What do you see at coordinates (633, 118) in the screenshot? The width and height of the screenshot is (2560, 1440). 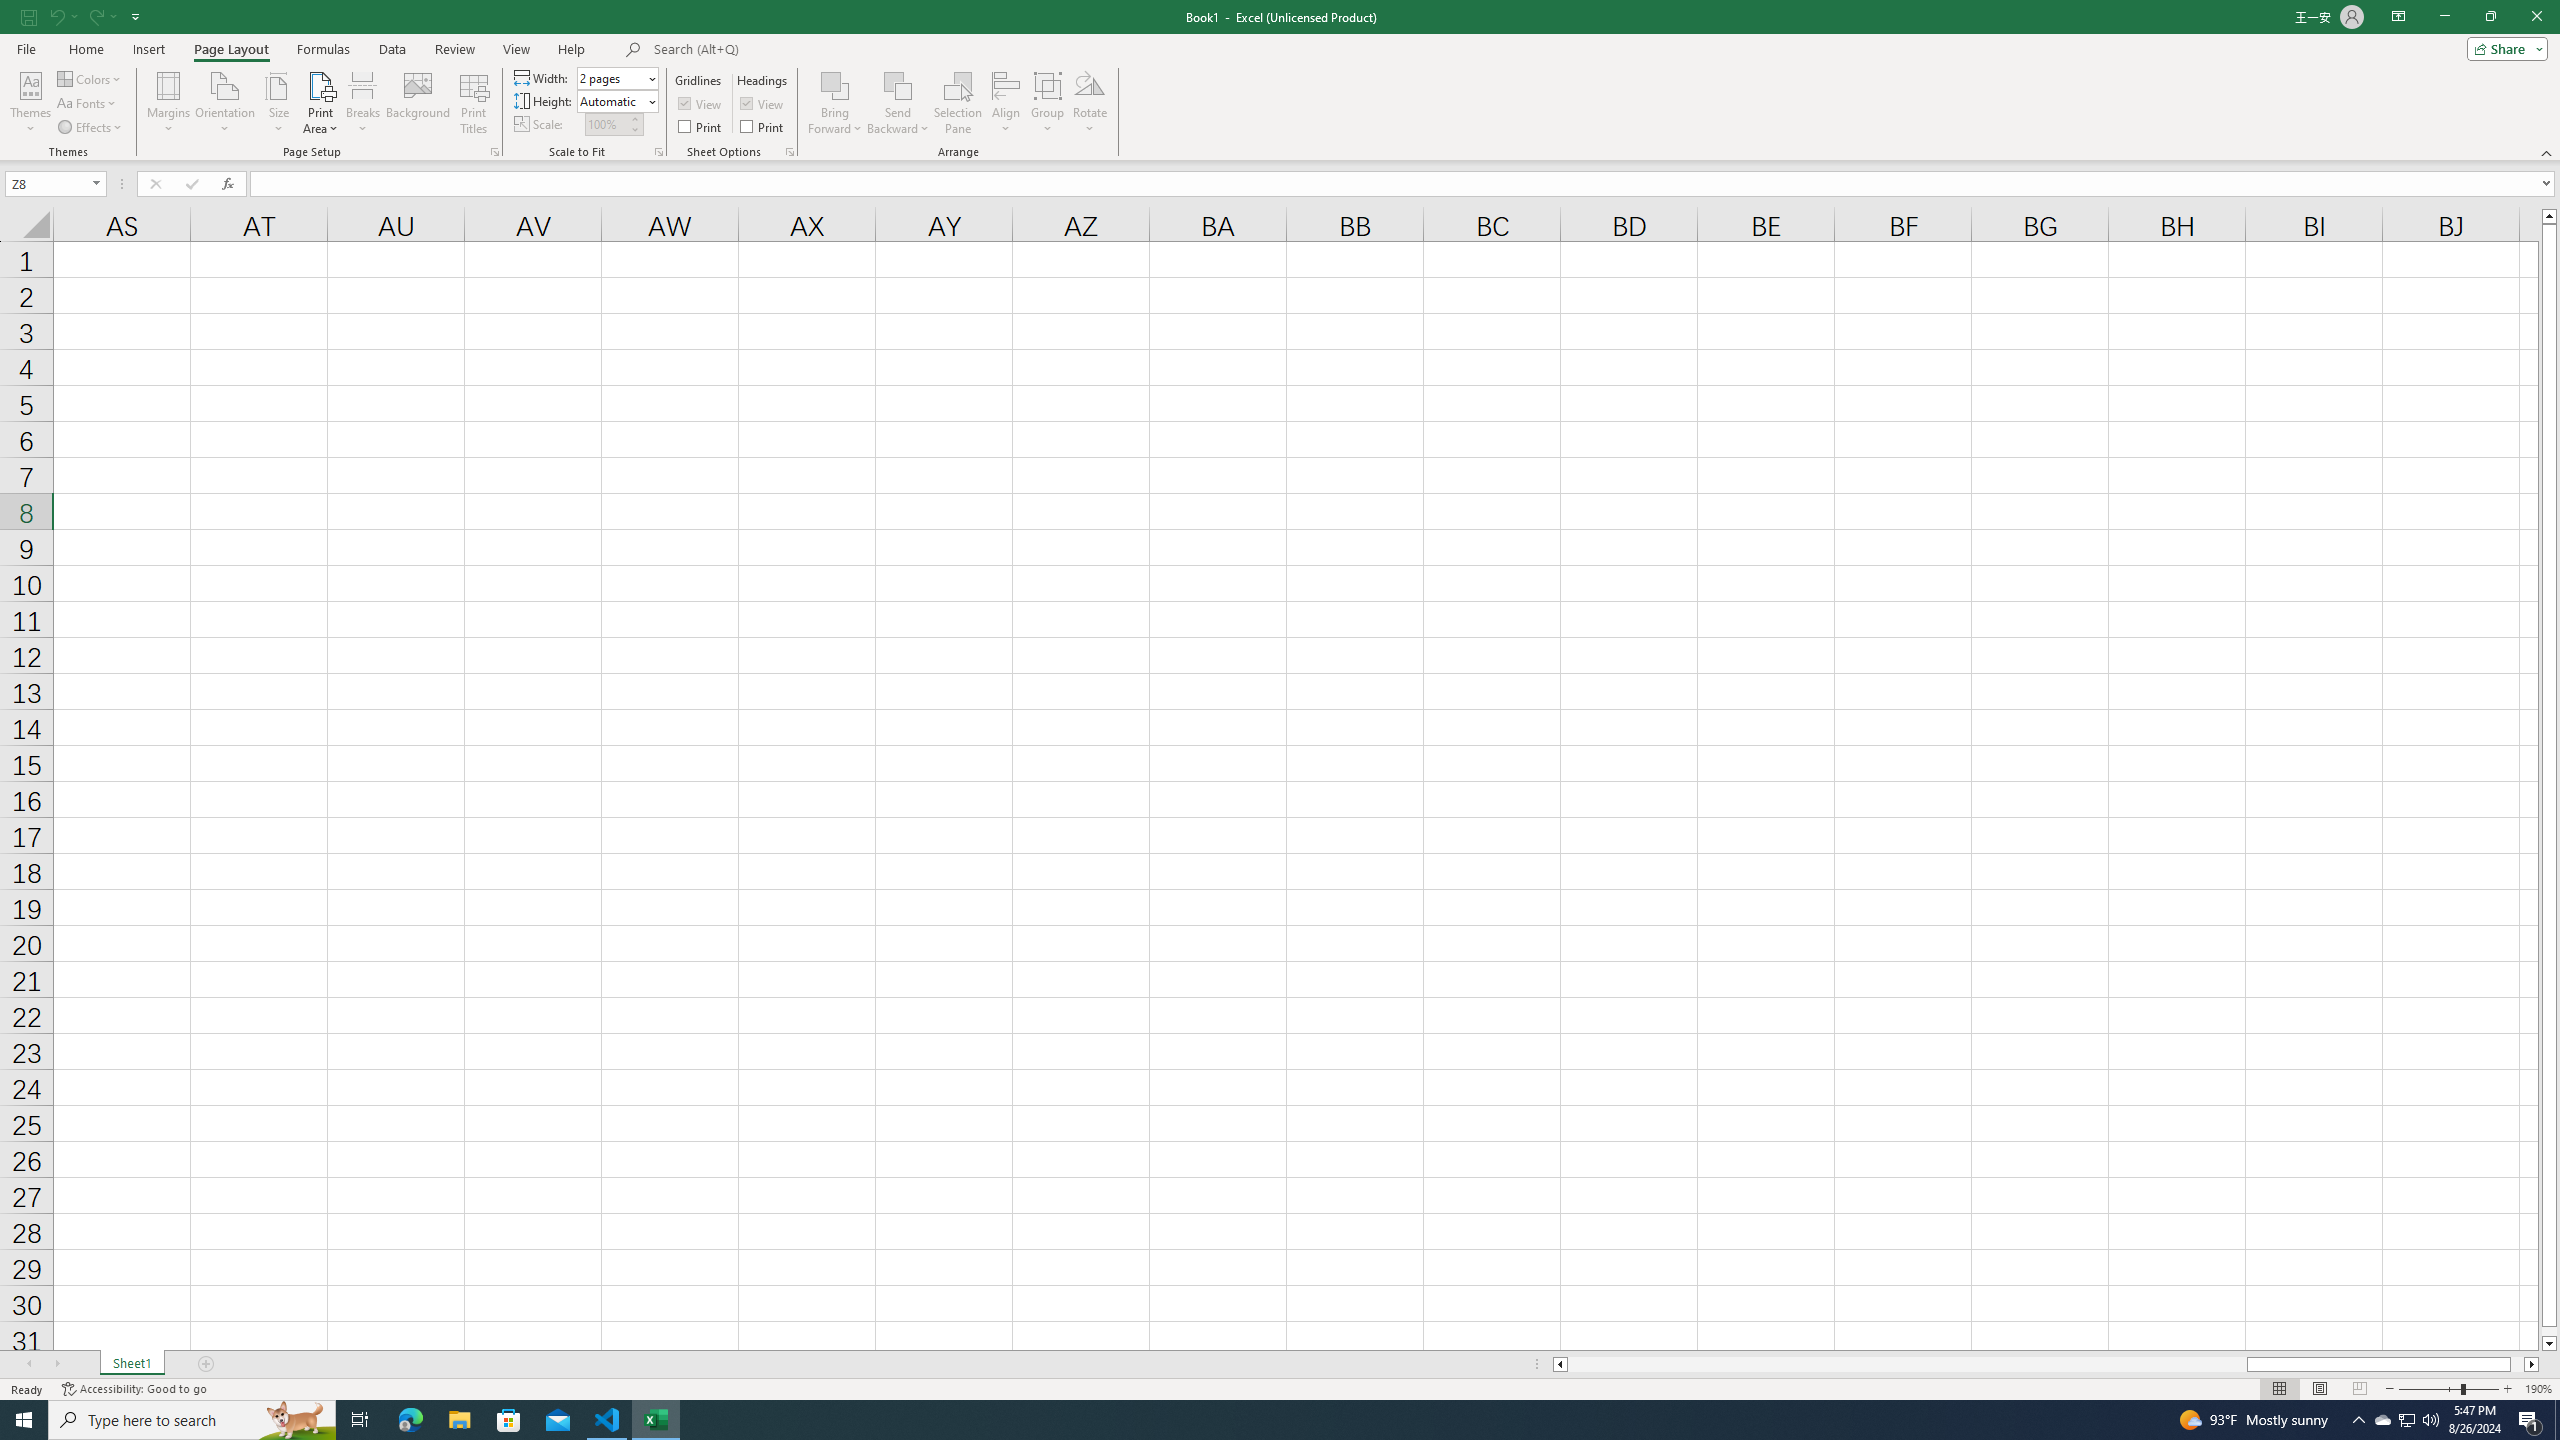 I see `'More'` at bounding box center [633, 118].